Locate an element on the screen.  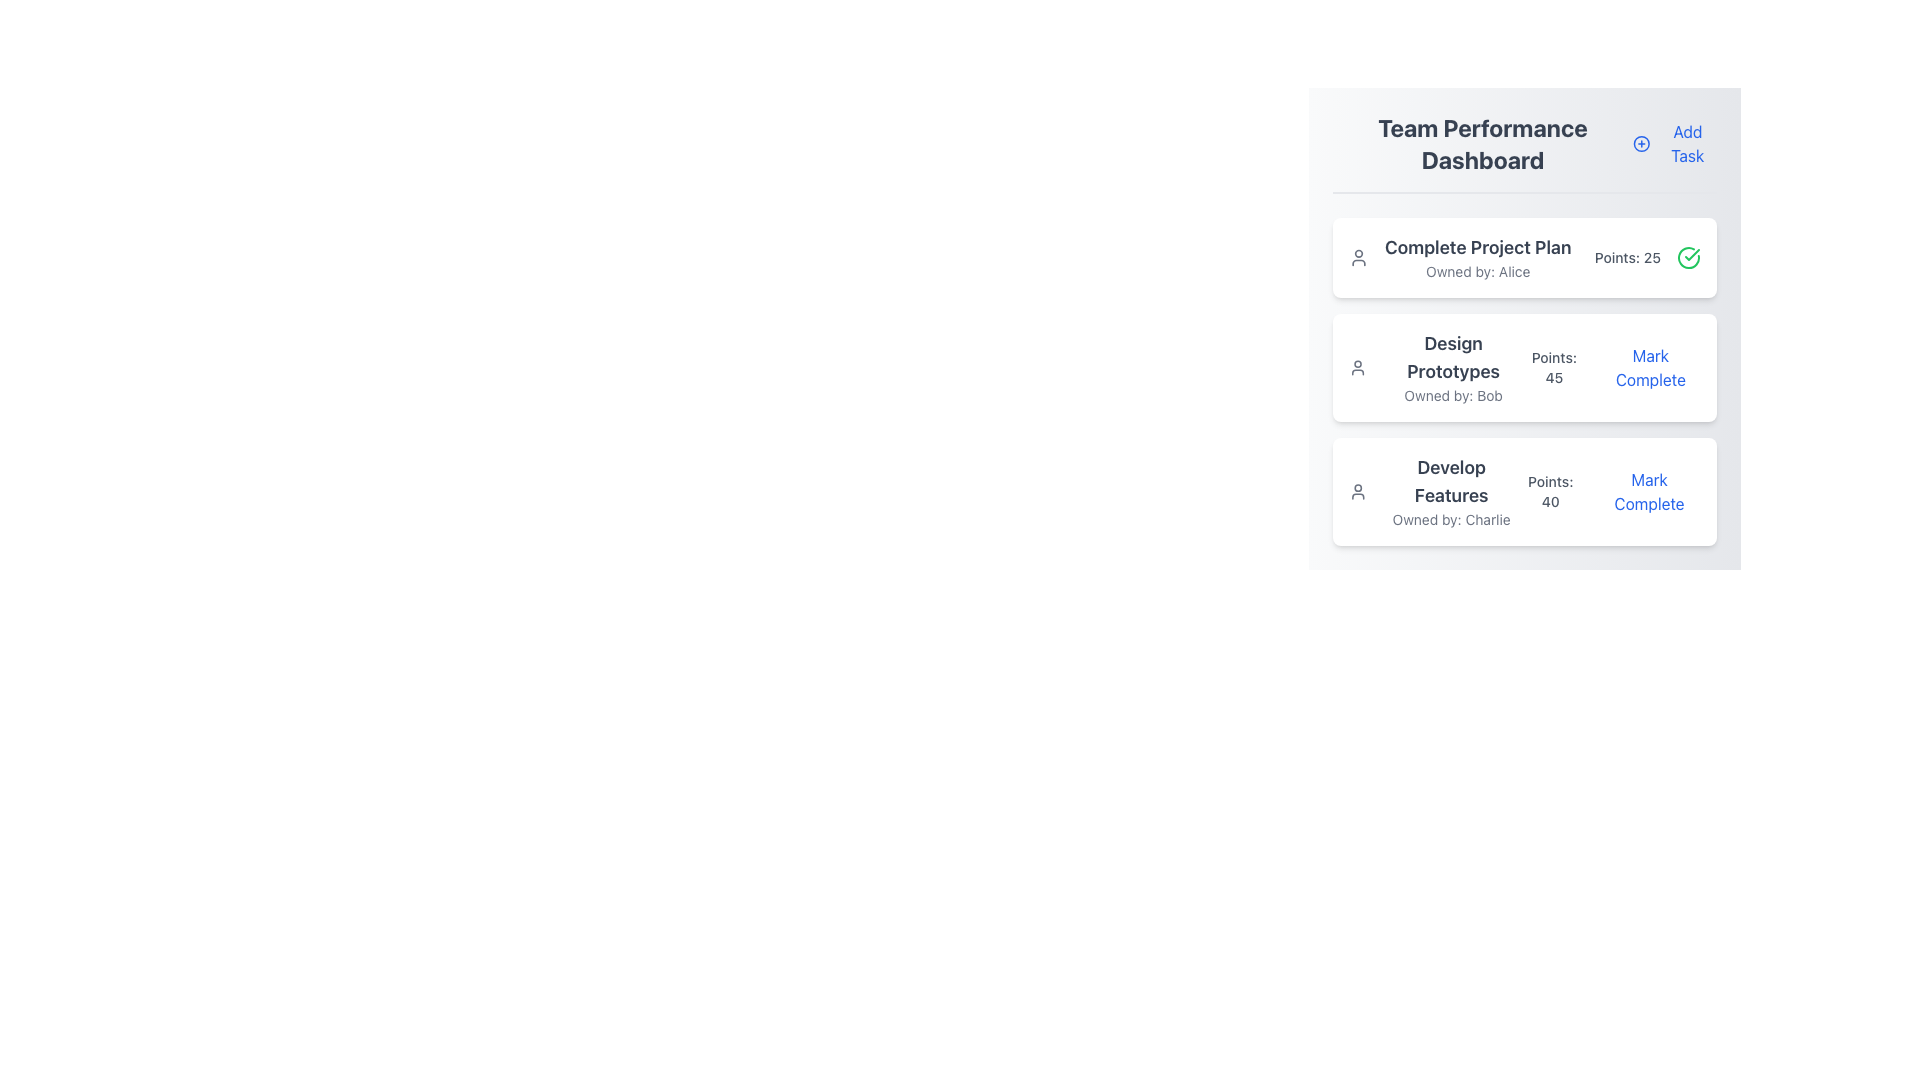
the bold, dark gray text element labeled 'Complete Project Plan' at the top of the task list in the 'Team Performance Dashboard' is located at coordinates (1478, 246).